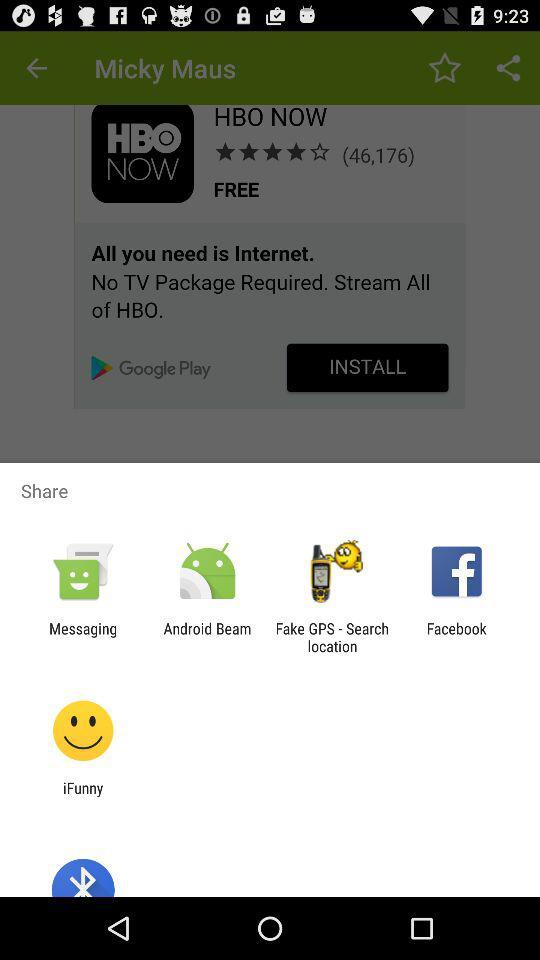 The height and width of the screenshot is (960, 540). What do you see at coordinates (332, 636) in the screenshot?
I see `item to the left of the facebook icon` at bounding box center [332, 636].